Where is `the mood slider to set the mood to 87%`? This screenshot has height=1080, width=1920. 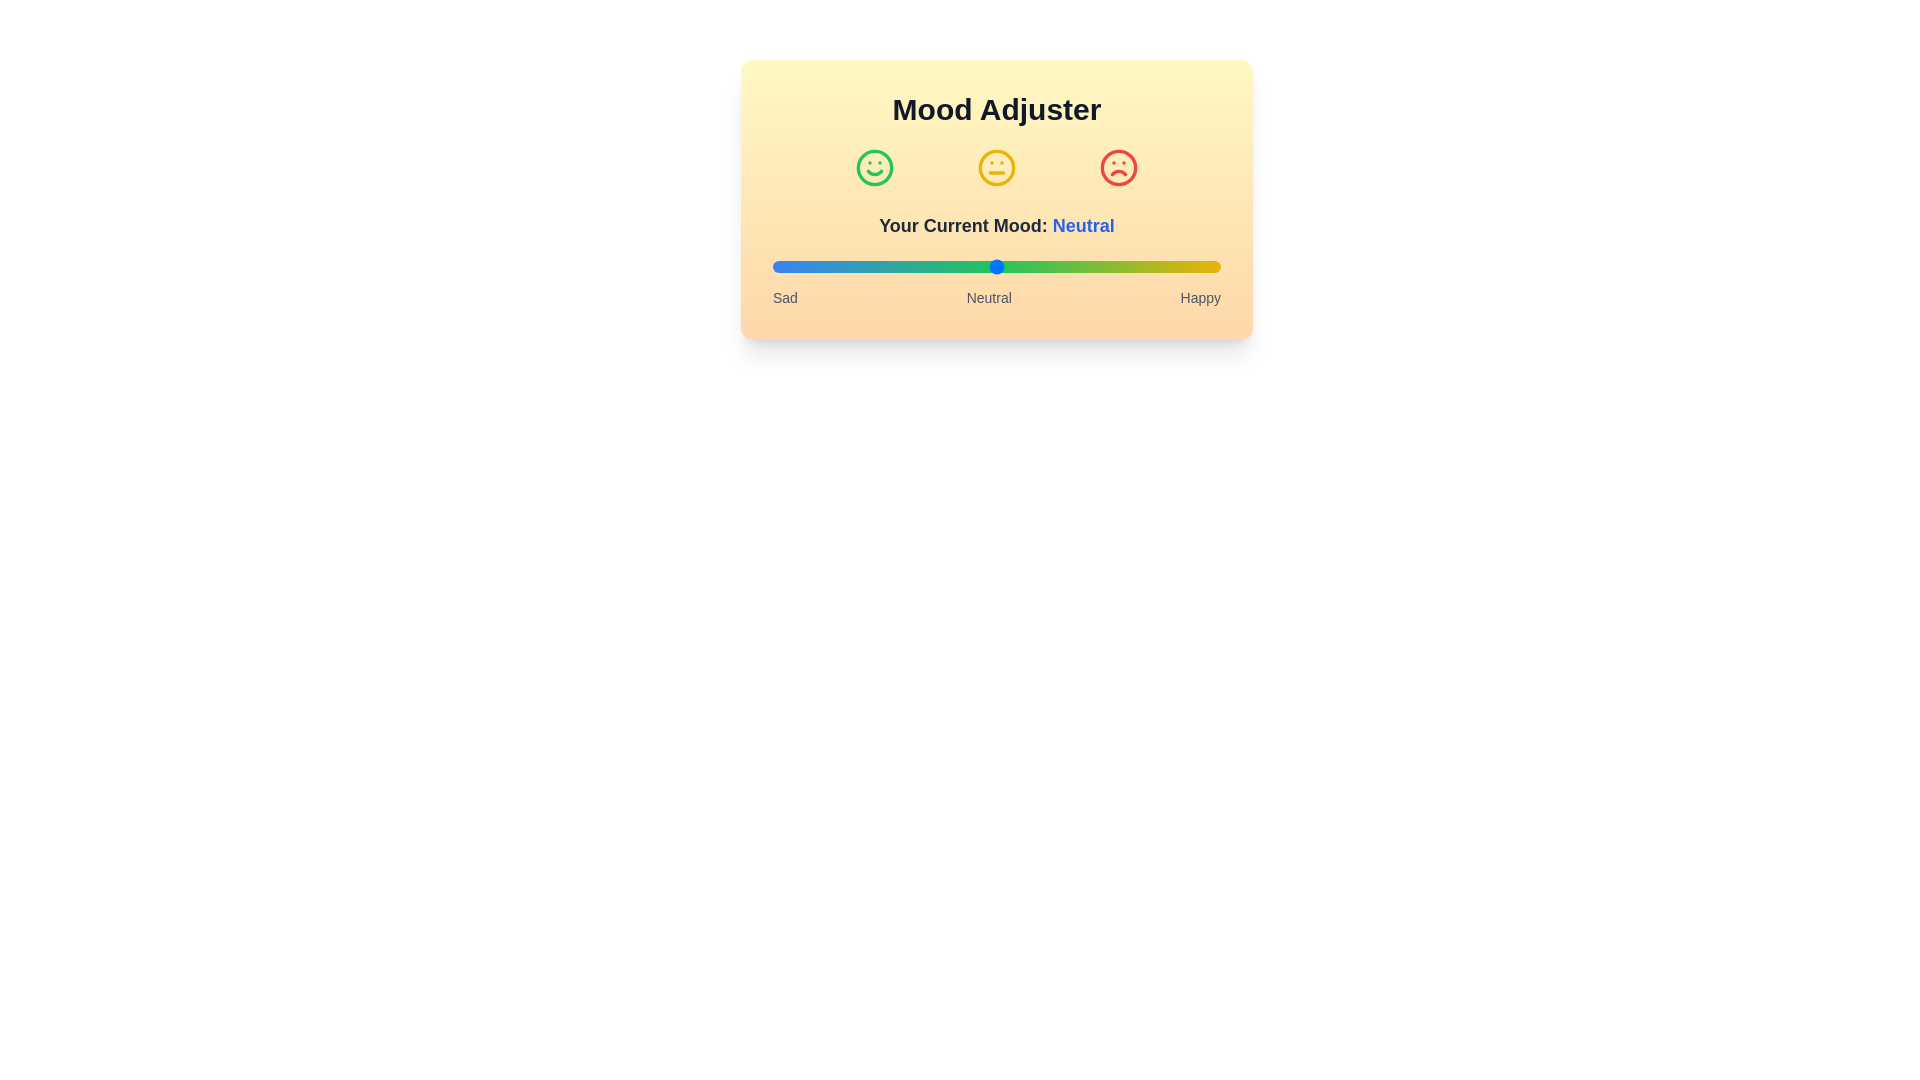
the mood slider to set the mood to 87% is located at coordinates (1162, 265).